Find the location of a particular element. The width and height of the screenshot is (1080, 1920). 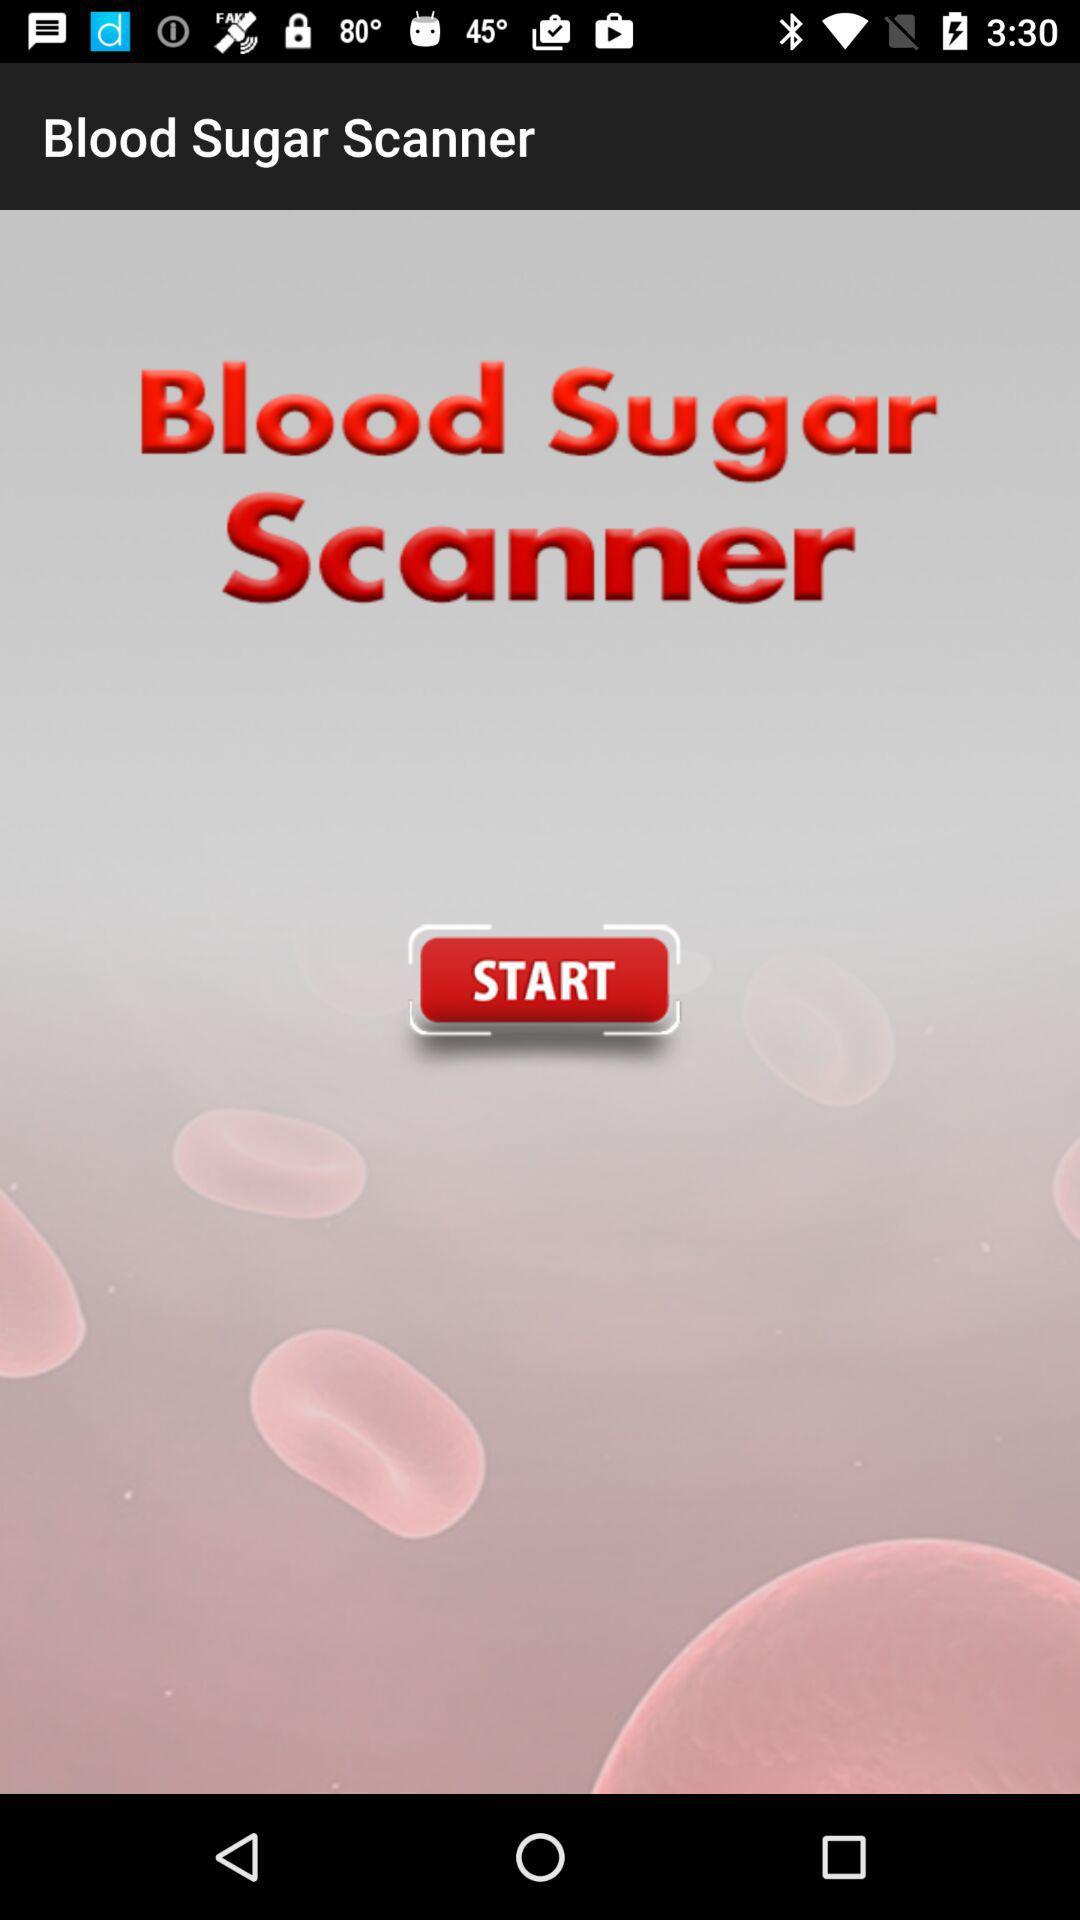

start button is located at coordinates (538, 1002).